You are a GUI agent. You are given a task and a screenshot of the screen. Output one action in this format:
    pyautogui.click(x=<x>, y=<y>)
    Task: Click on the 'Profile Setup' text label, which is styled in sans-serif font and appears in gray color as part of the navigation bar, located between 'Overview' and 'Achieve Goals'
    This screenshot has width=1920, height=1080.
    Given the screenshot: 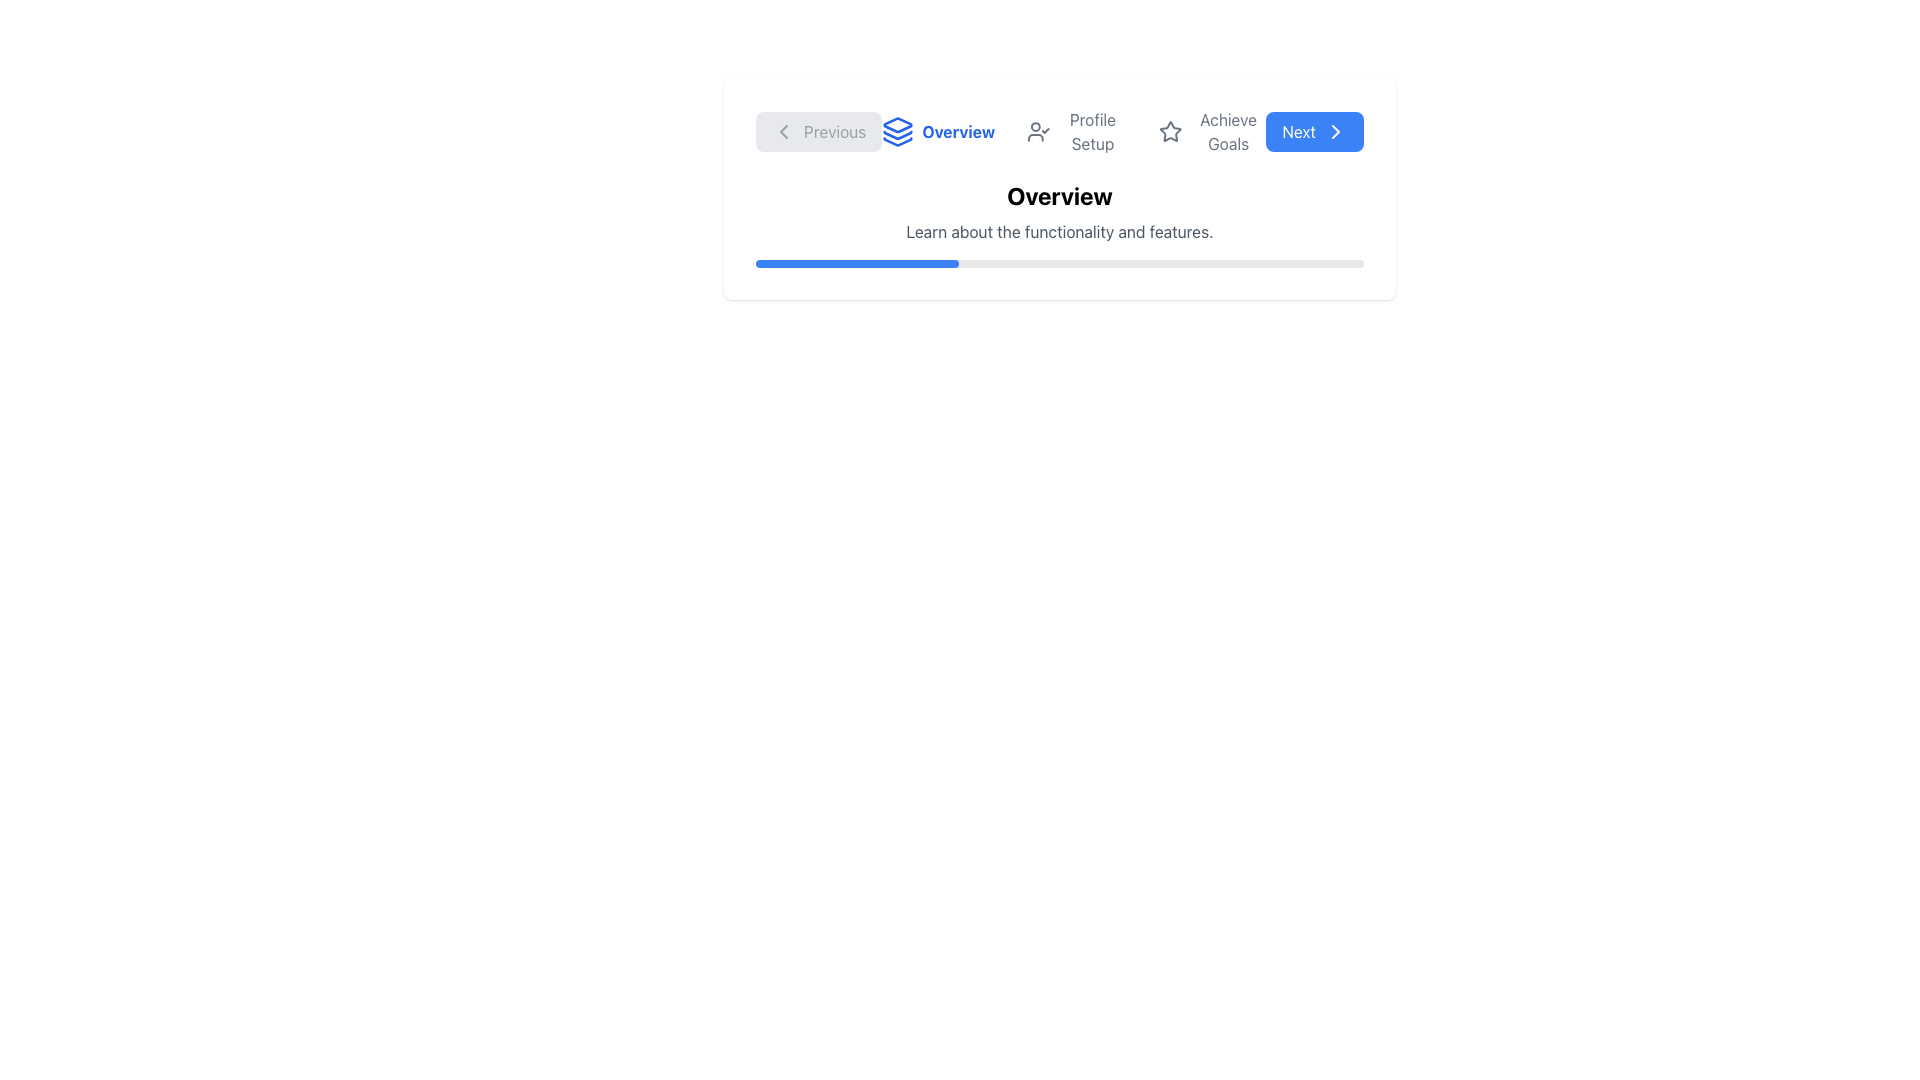 What is the action you would take?
    pyautogui.click(x=1091, y=131)
    